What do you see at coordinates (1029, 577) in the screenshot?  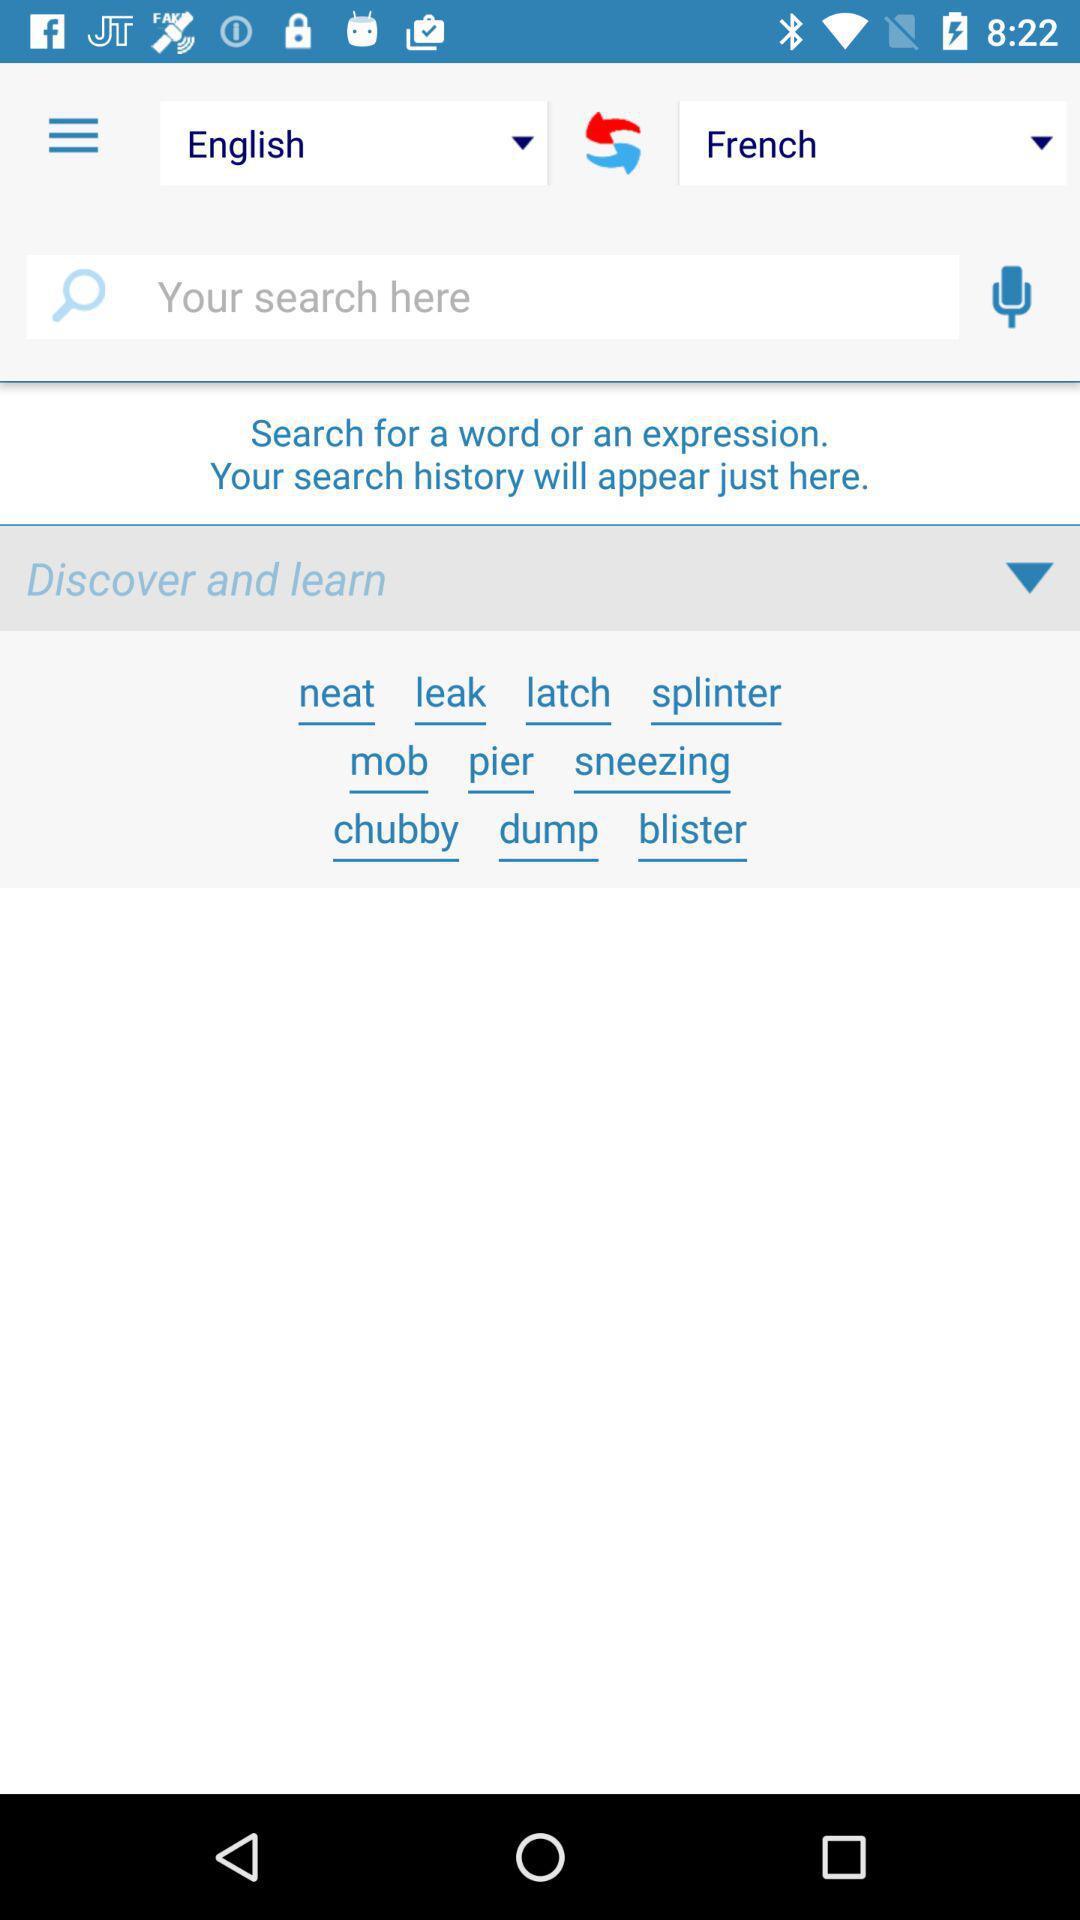 I see `icon to the right of the discover and learn item` at bounding box center [1029, 577].